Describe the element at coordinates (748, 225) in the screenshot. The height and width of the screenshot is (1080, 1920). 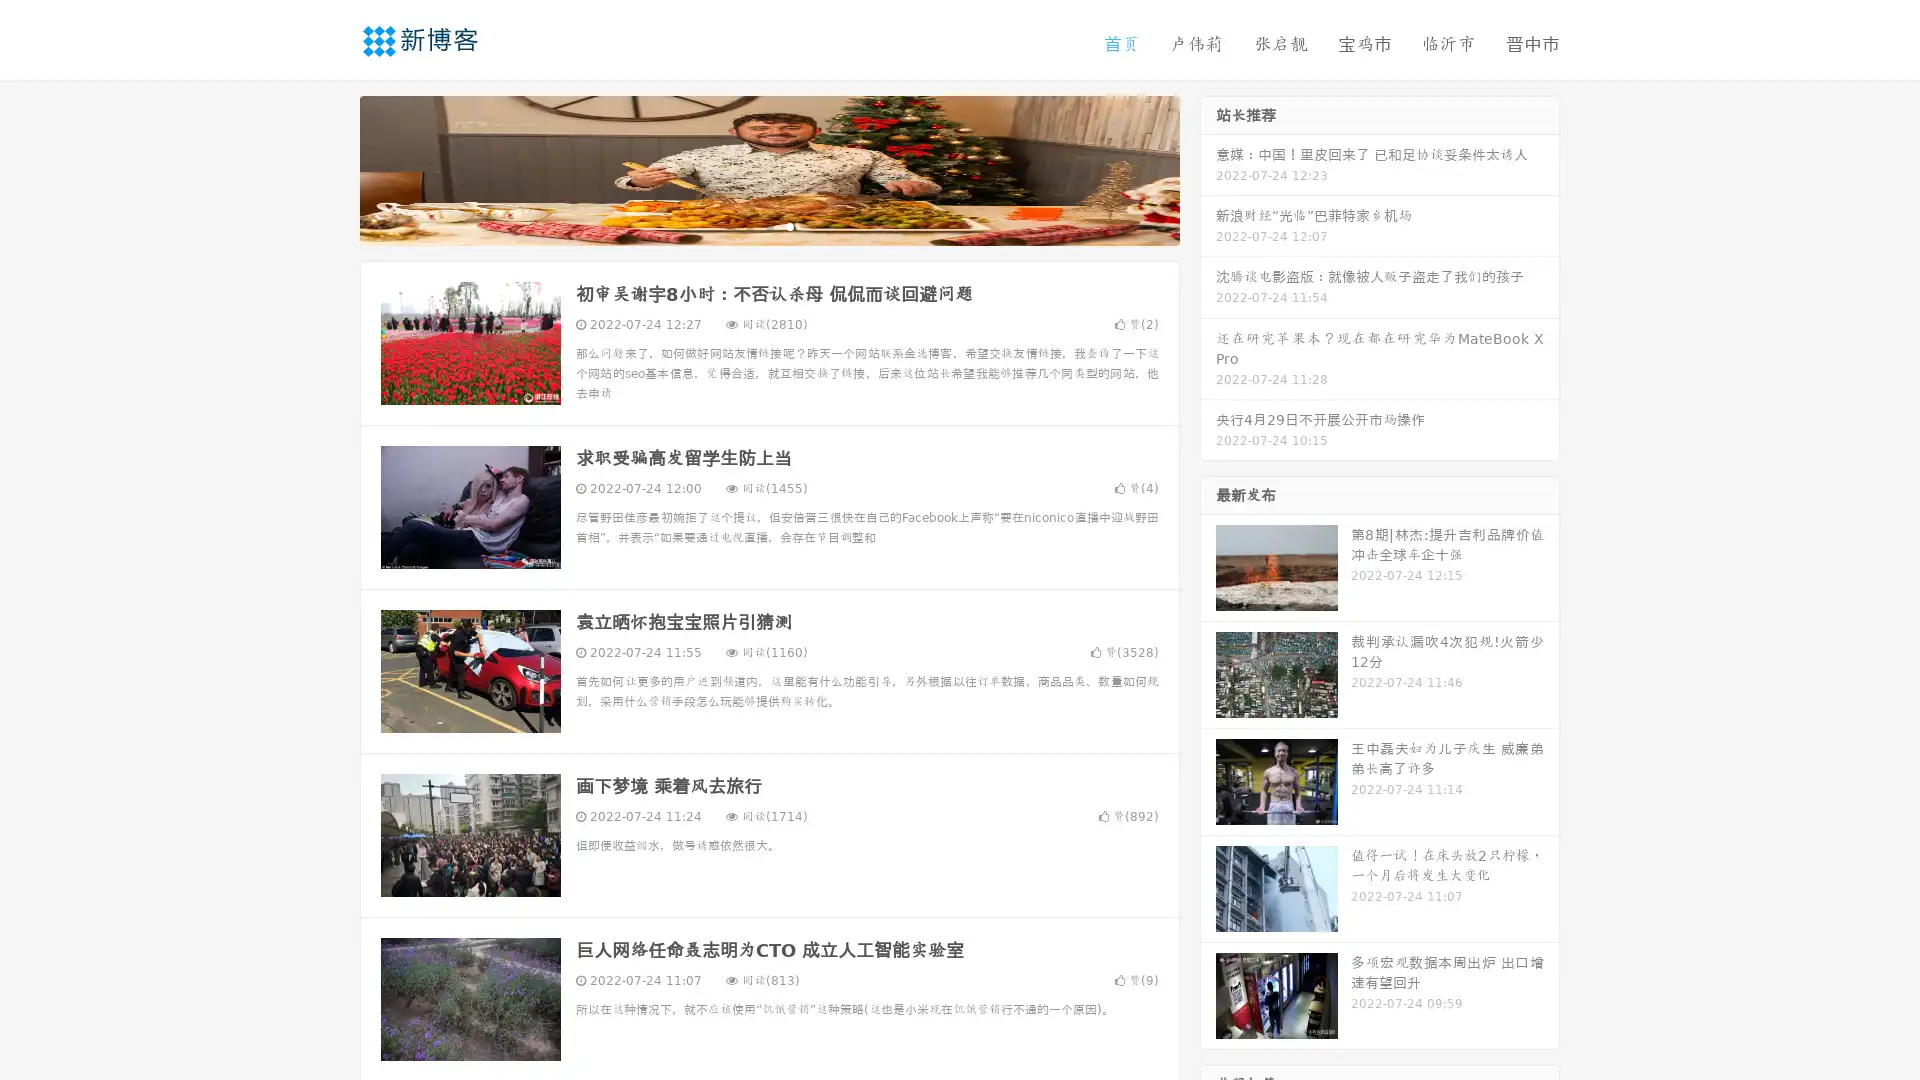
I see `Go to slide 1` at that location.